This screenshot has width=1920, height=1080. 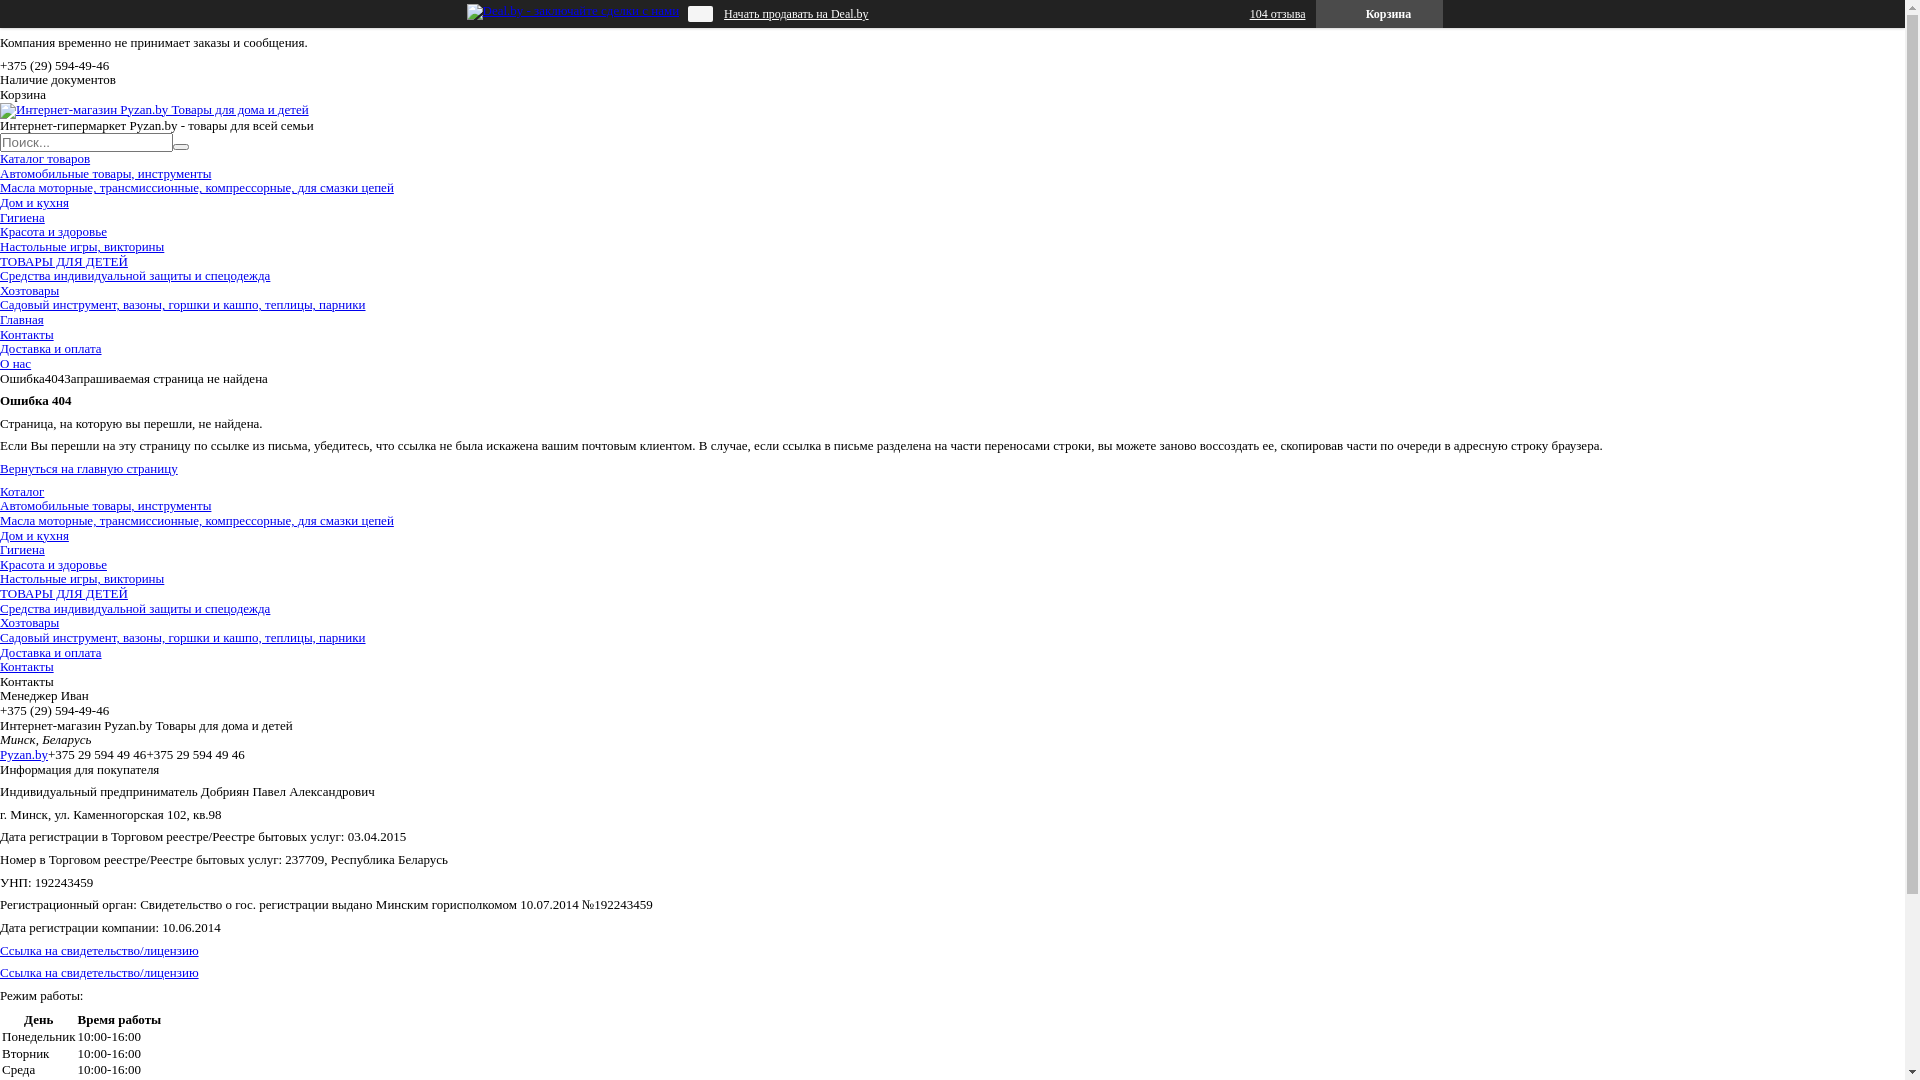 I want to click on 'Pyzan.by', so click(x=0, y=754).